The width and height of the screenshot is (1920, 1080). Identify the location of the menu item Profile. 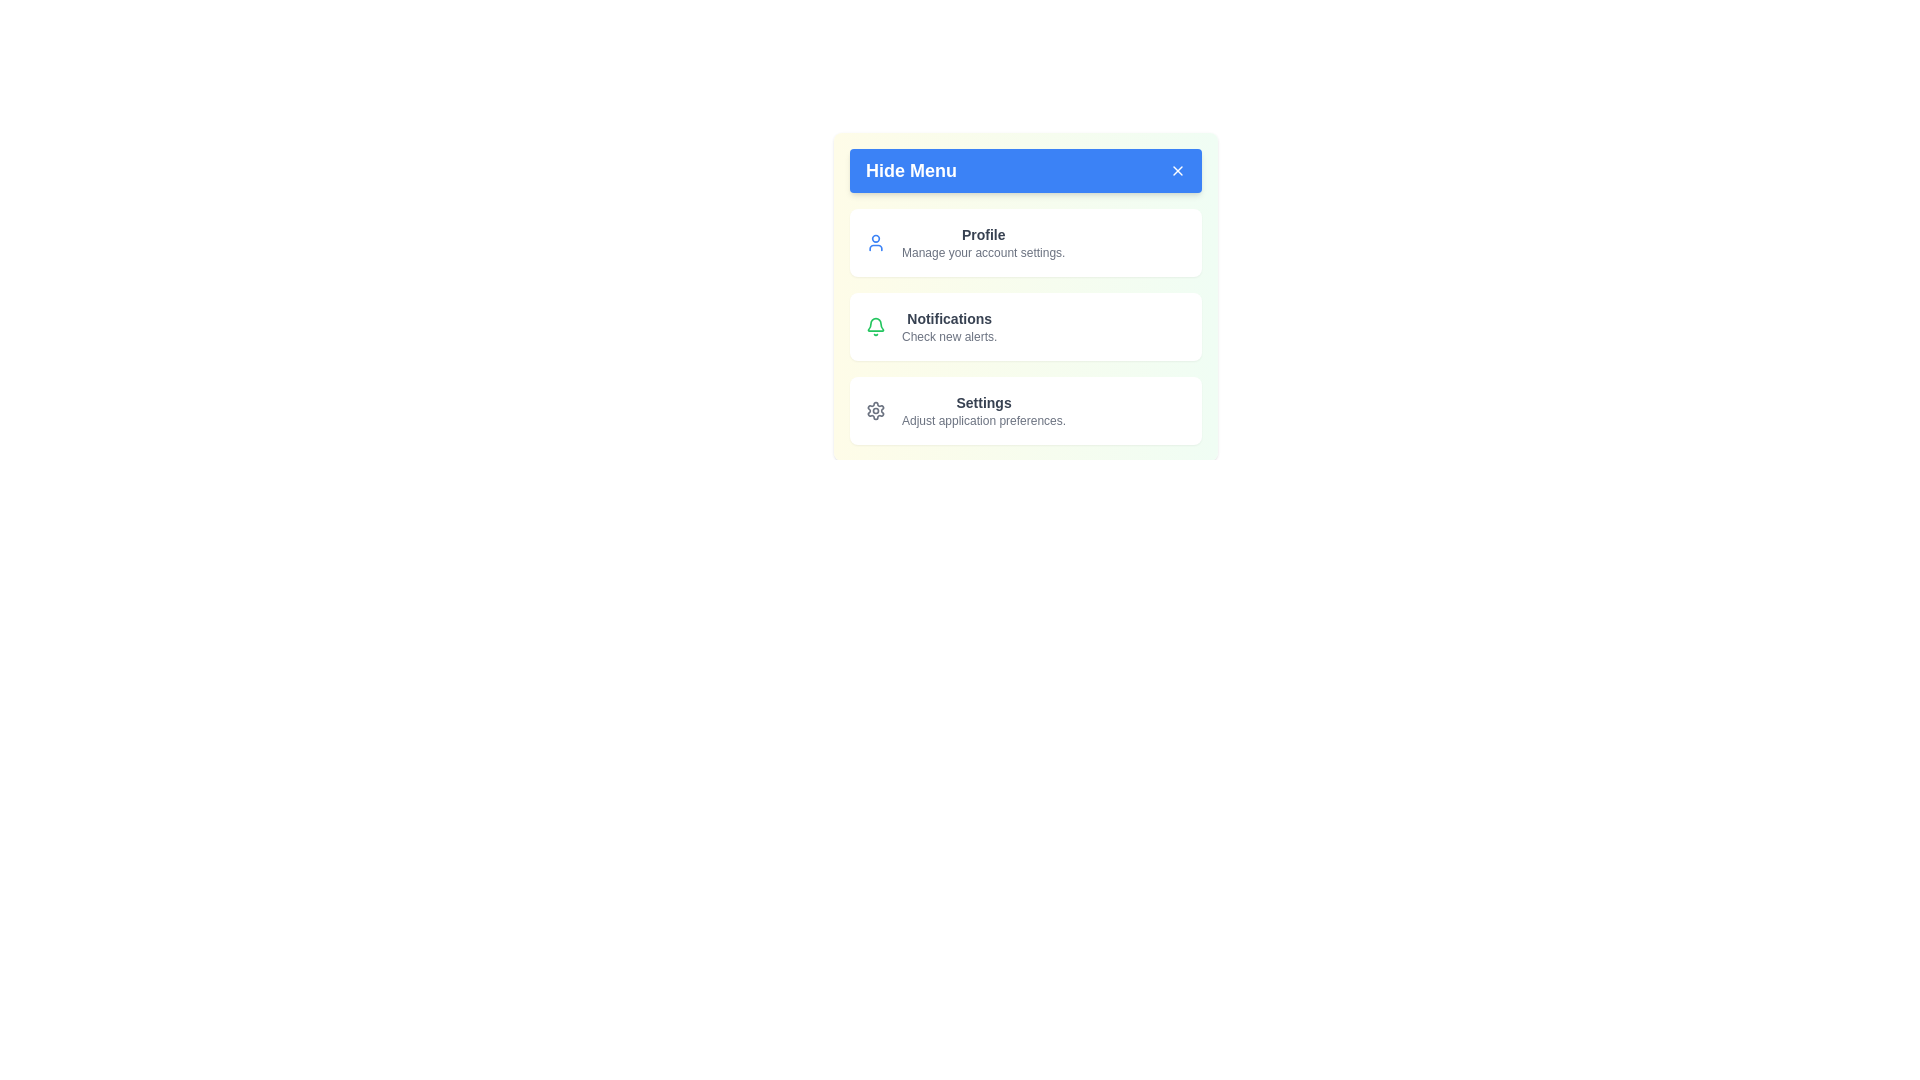
(1026, 242).